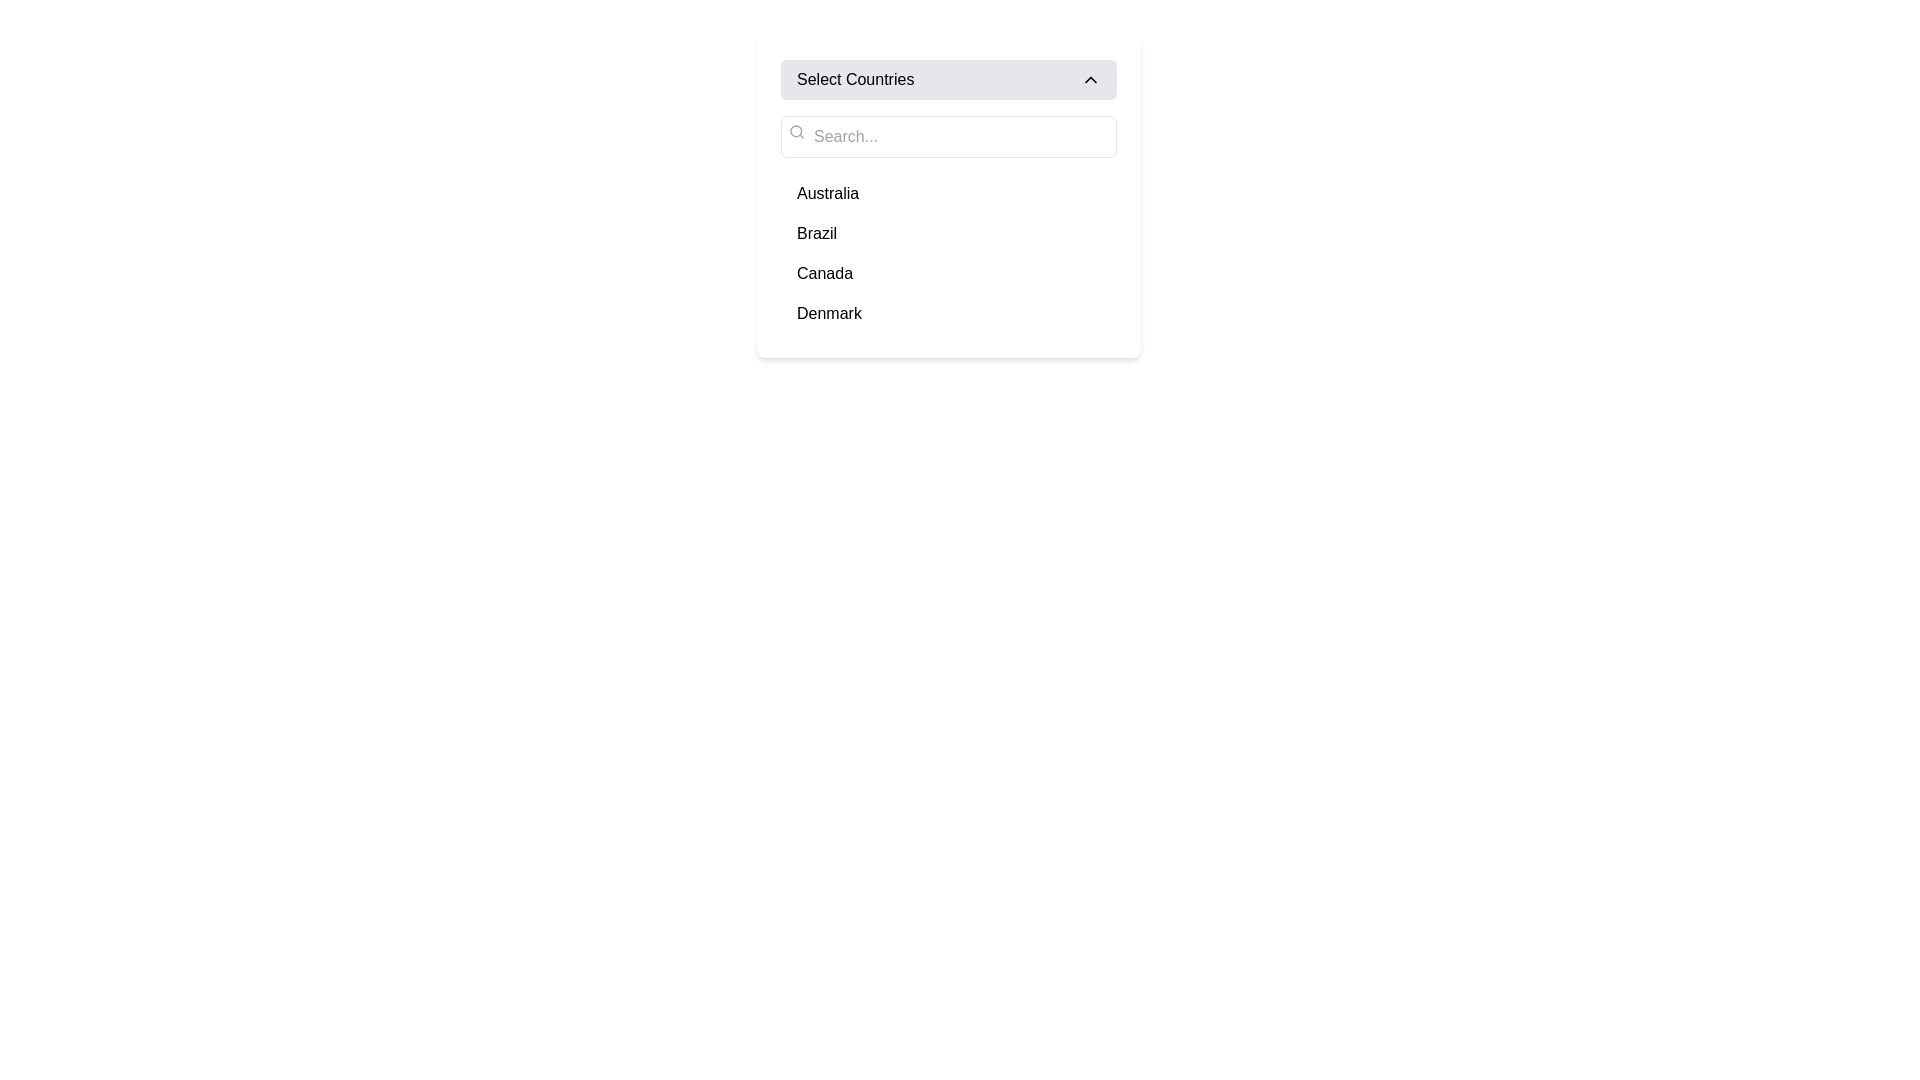 This screenshot has height=1080, width=1920. What do you see at coordinates (948, 233) in the screenshot?
I see `the list item displaying the word 'Brazil' by moving the cursor to its center point programmatically` at bounding box center [948, 233].